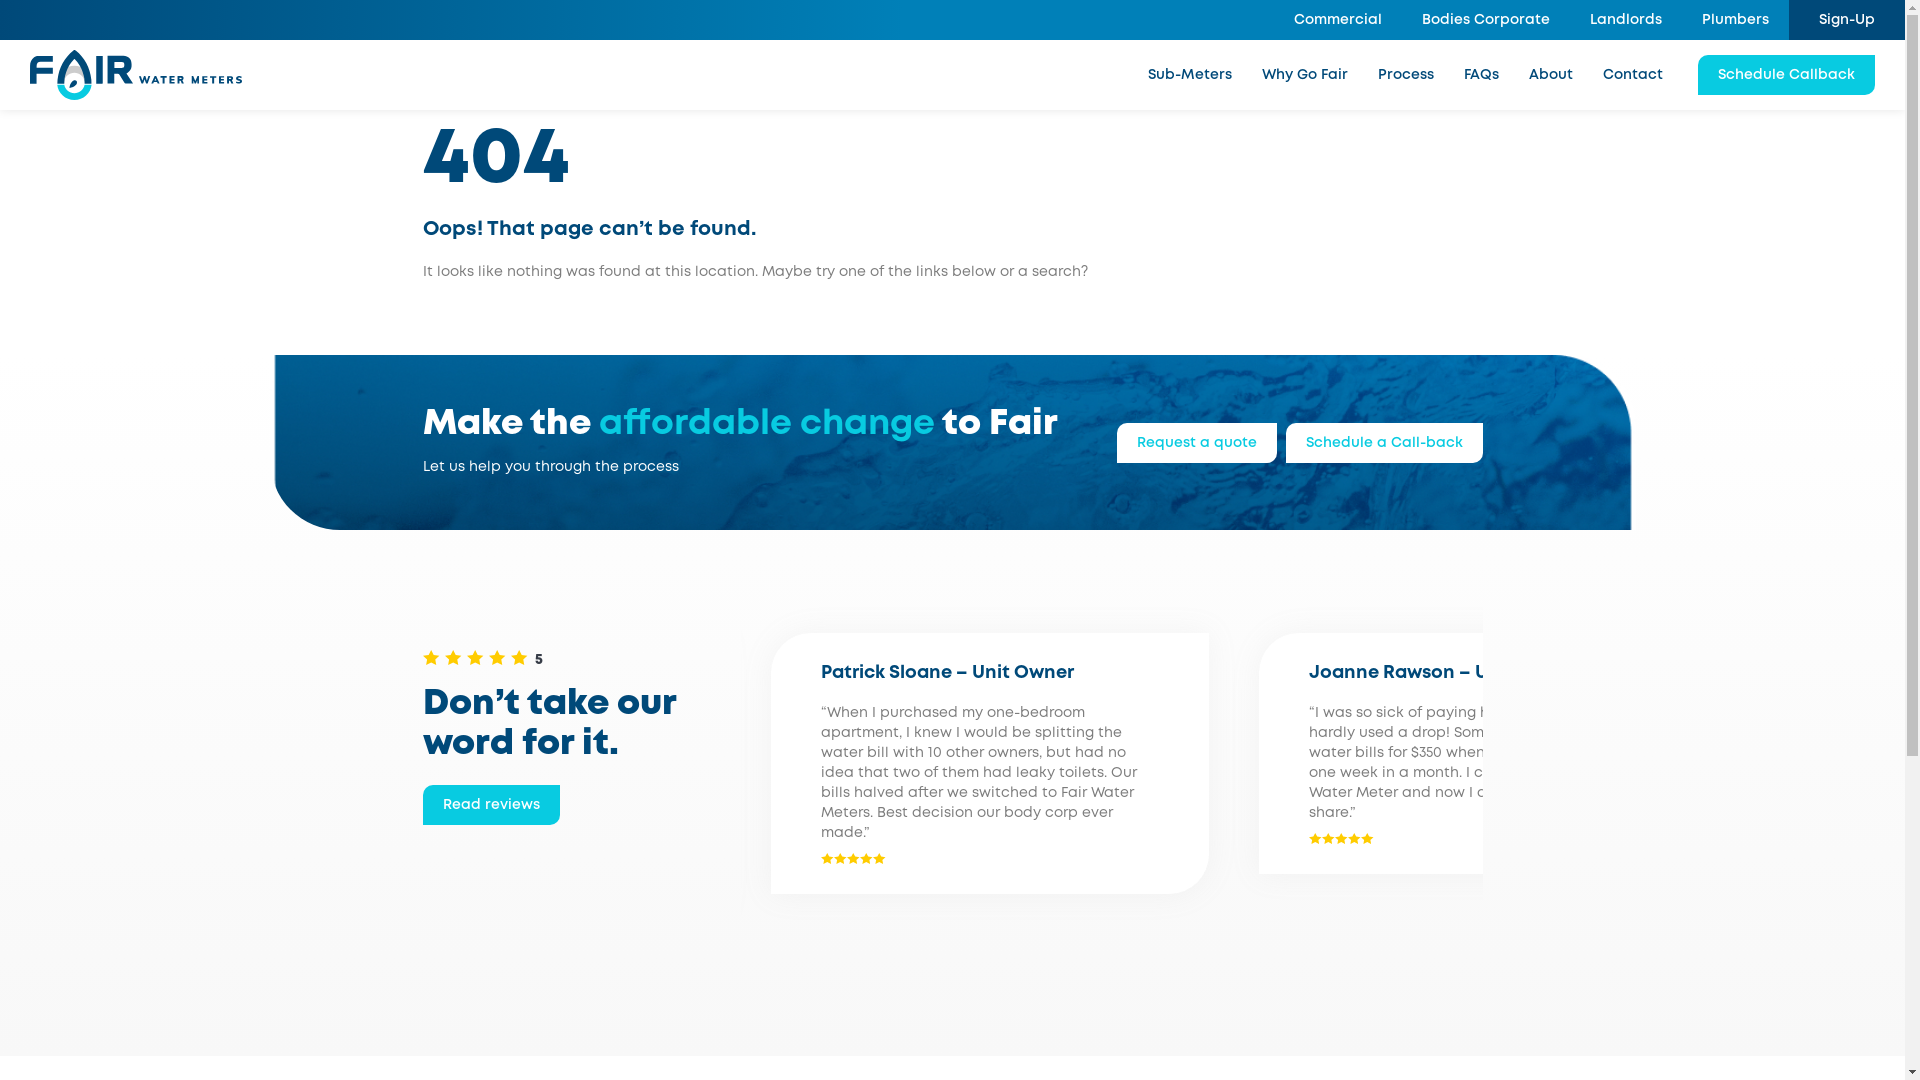  Describe the element at coordinates (1383, 441) in the screenshot. I see `'Schedule a Call-back'` at that location.